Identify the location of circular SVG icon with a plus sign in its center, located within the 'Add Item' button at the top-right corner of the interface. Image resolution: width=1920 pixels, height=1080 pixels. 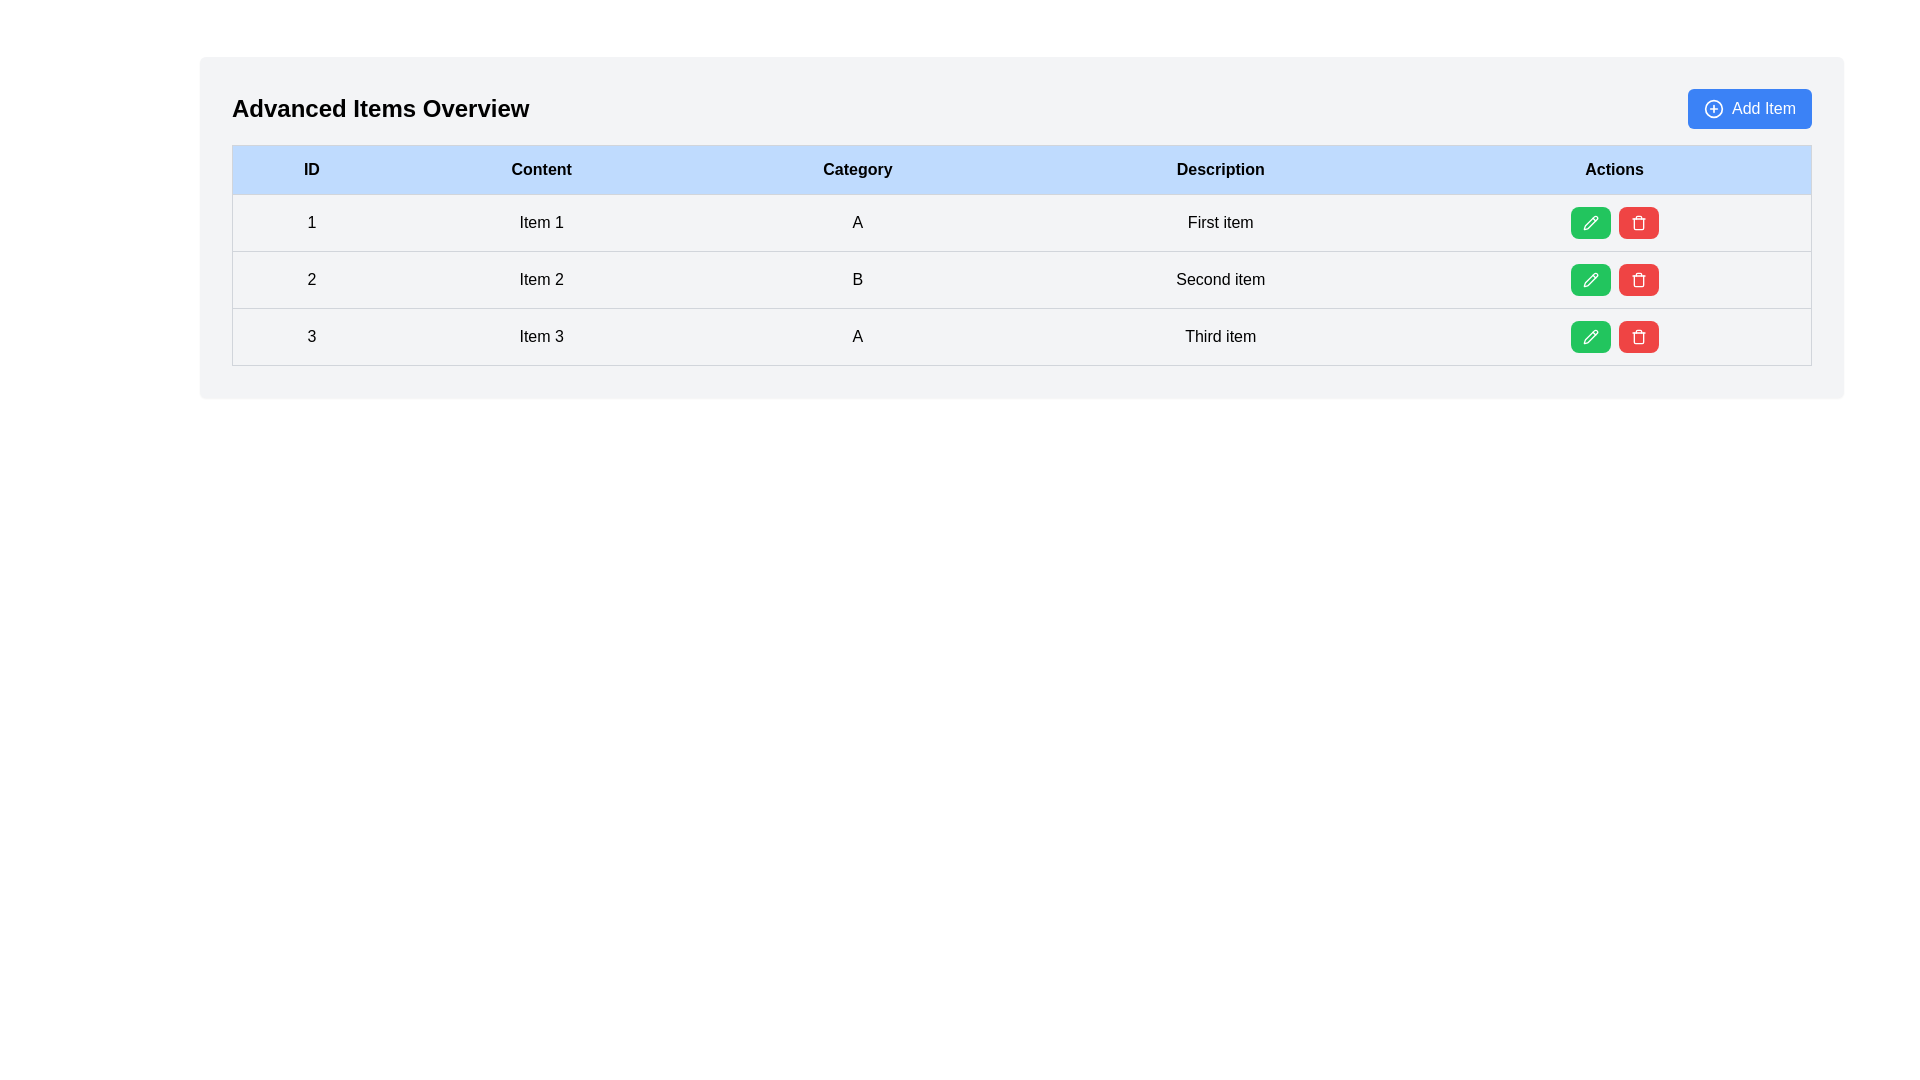
(1712, 108).